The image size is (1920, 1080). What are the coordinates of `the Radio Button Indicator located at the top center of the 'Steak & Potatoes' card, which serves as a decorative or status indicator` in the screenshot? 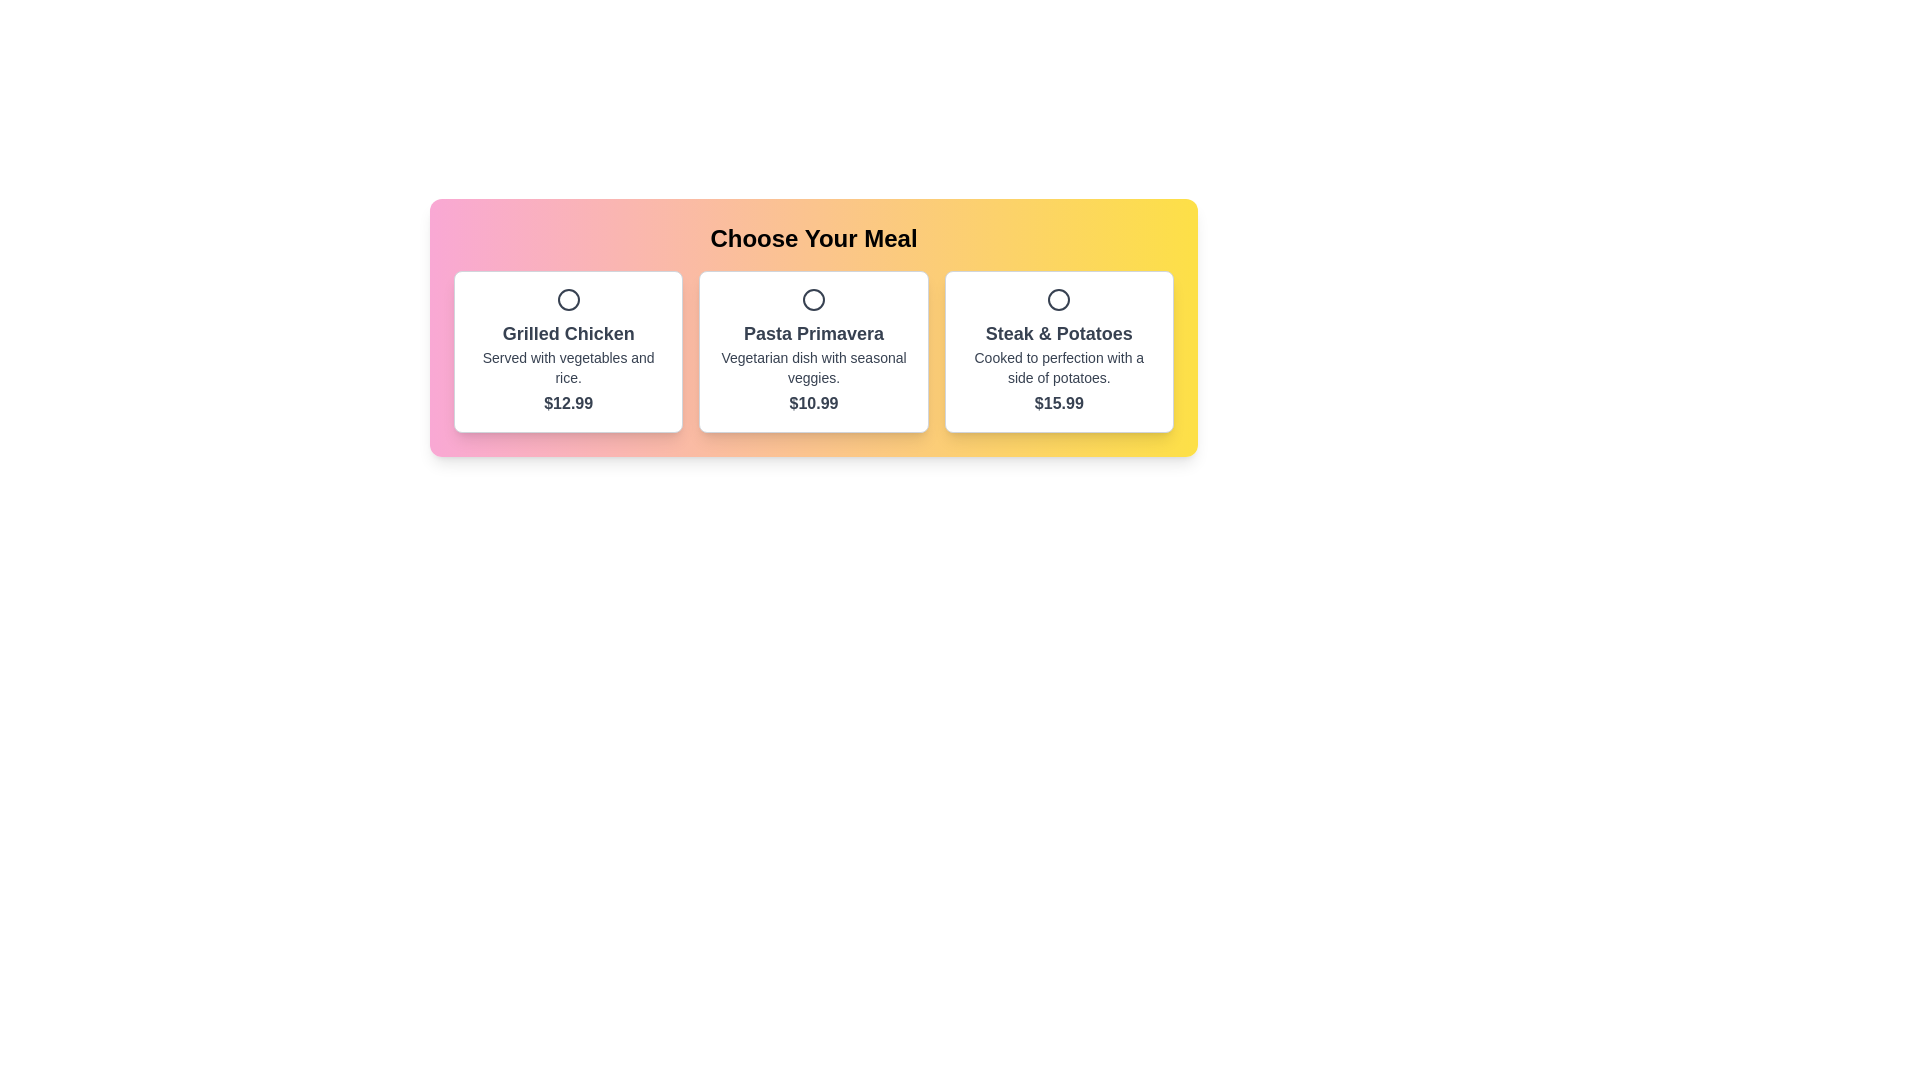 It's located at (1058, 300).